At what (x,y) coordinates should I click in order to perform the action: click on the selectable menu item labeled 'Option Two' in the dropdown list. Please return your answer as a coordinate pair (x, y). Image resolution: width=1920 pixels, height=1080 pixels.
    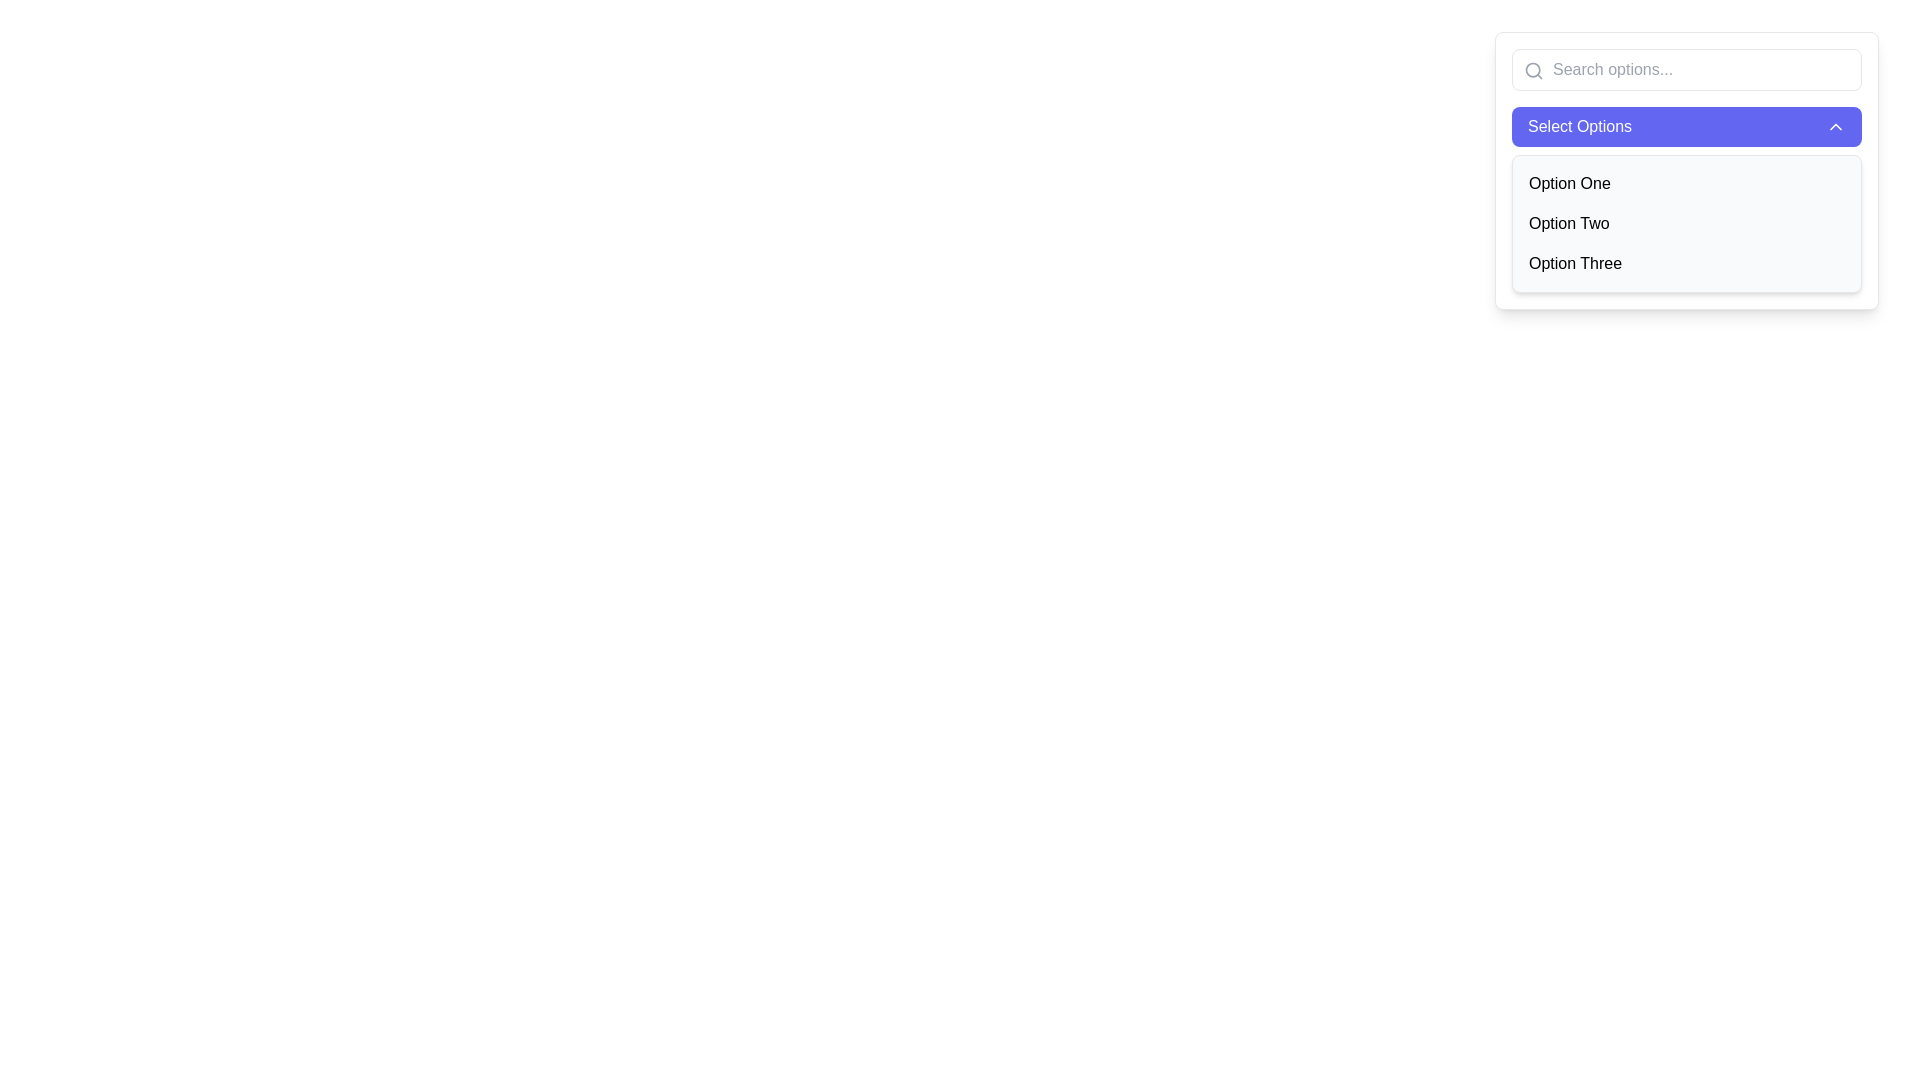
    Looking at the image, I should click on (1685, 223).